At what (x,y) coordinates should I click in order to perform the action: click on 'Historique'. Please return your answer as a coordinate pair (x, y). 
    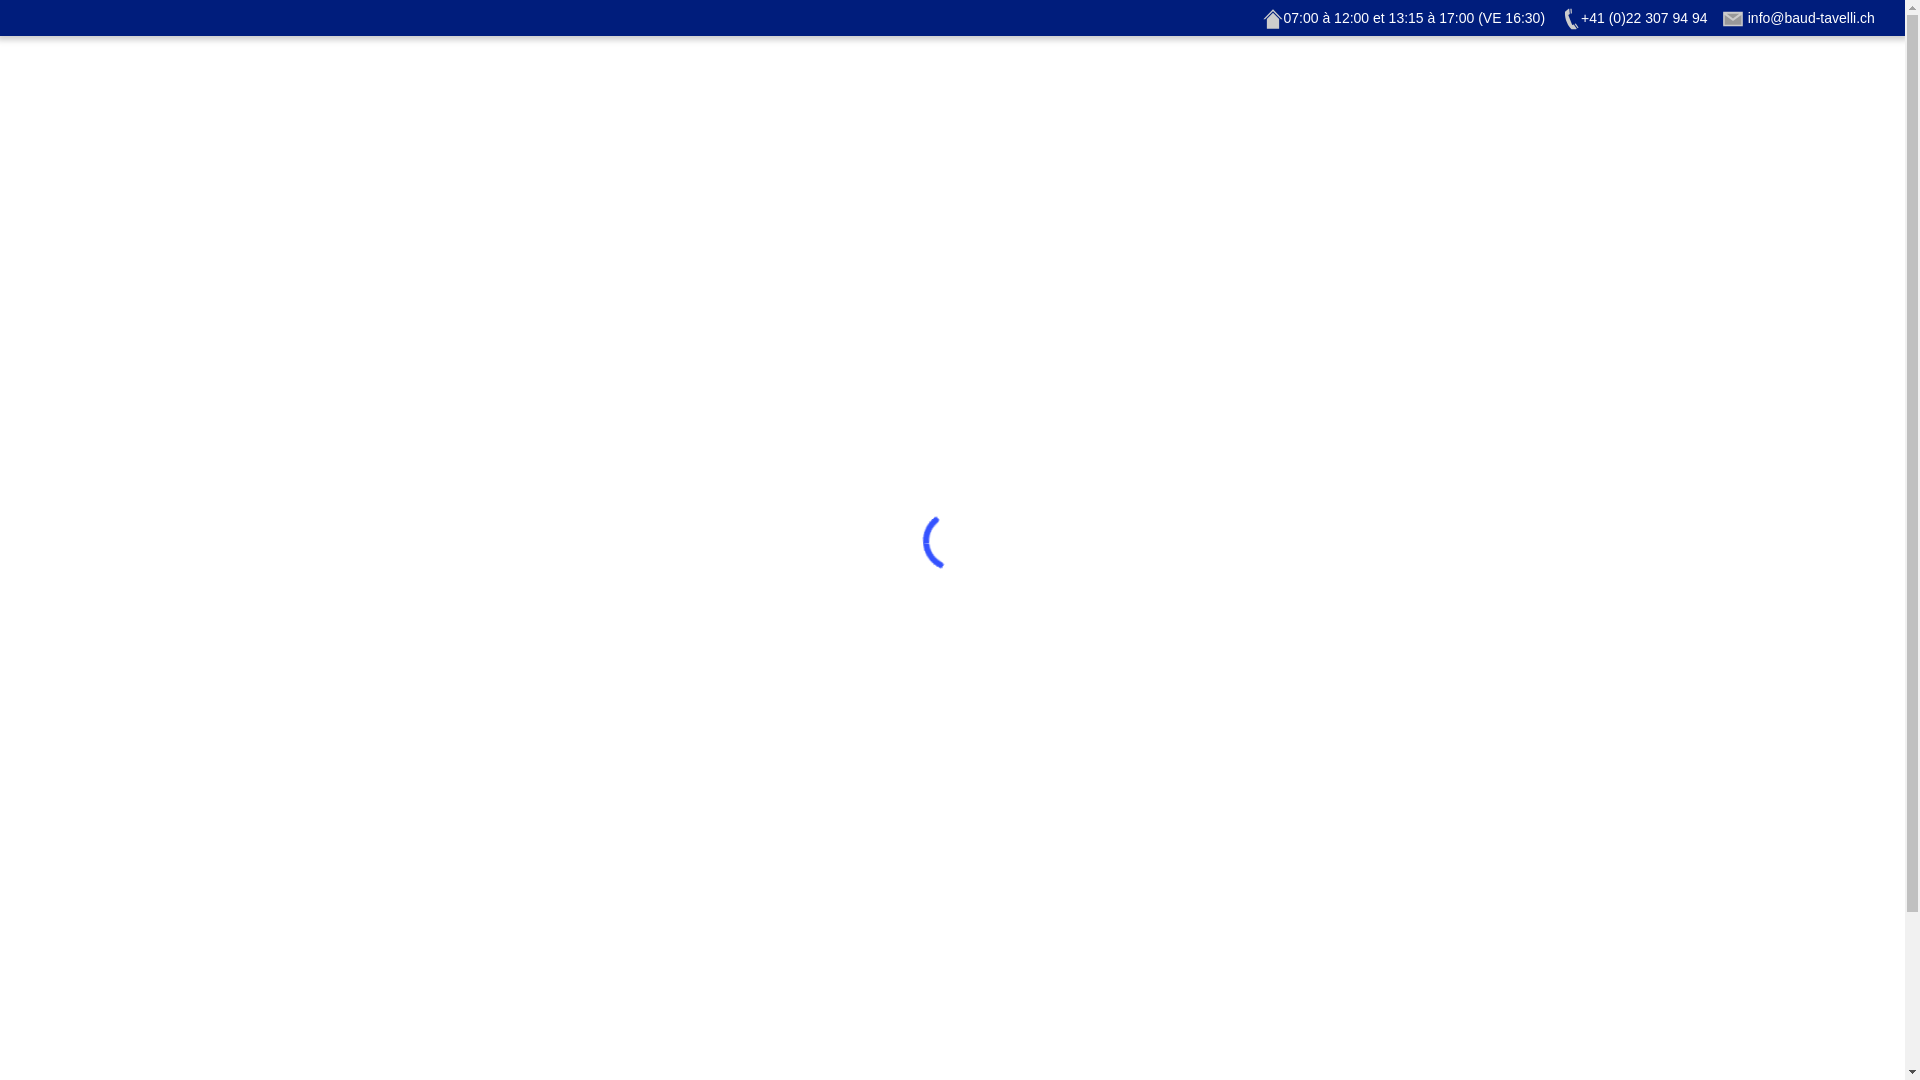
    Looking at the image, I should click on (900, 87).